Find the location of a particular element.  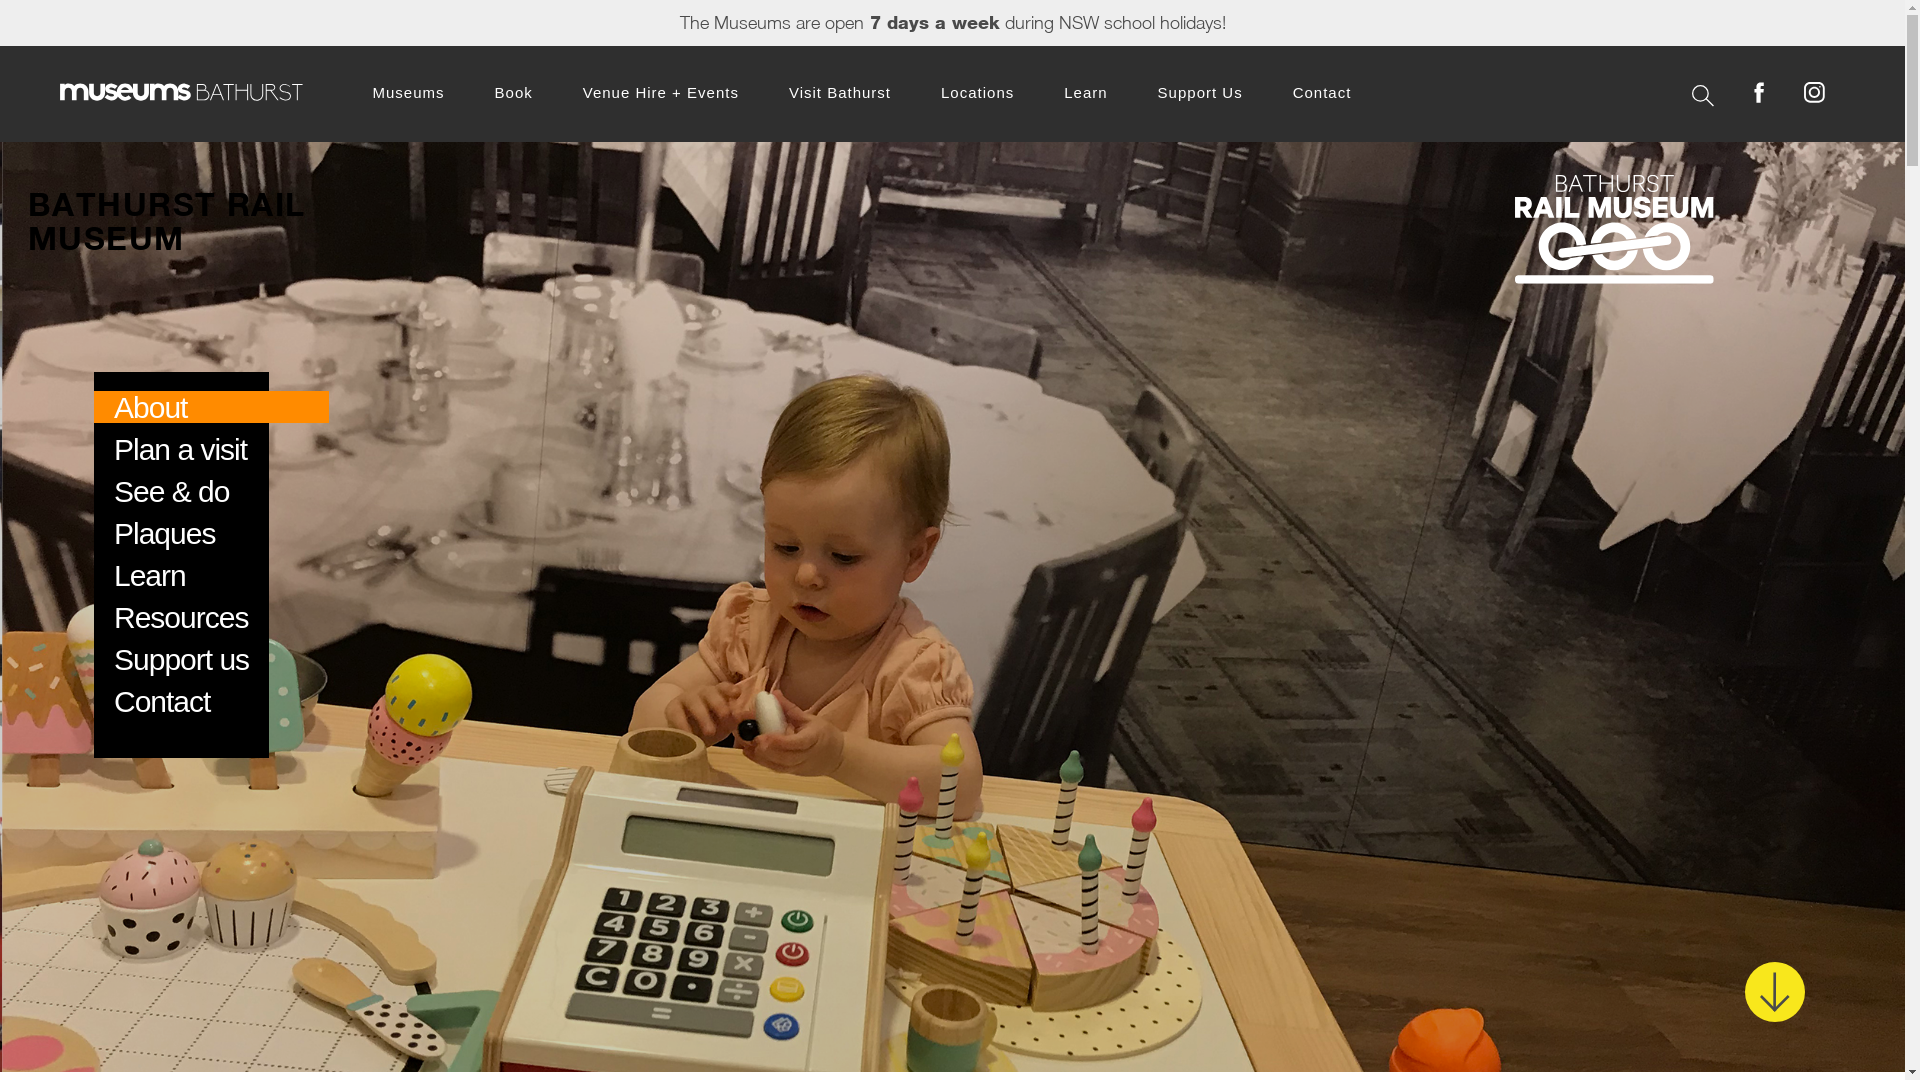

'Locations' is located at coordinates (939, 92).